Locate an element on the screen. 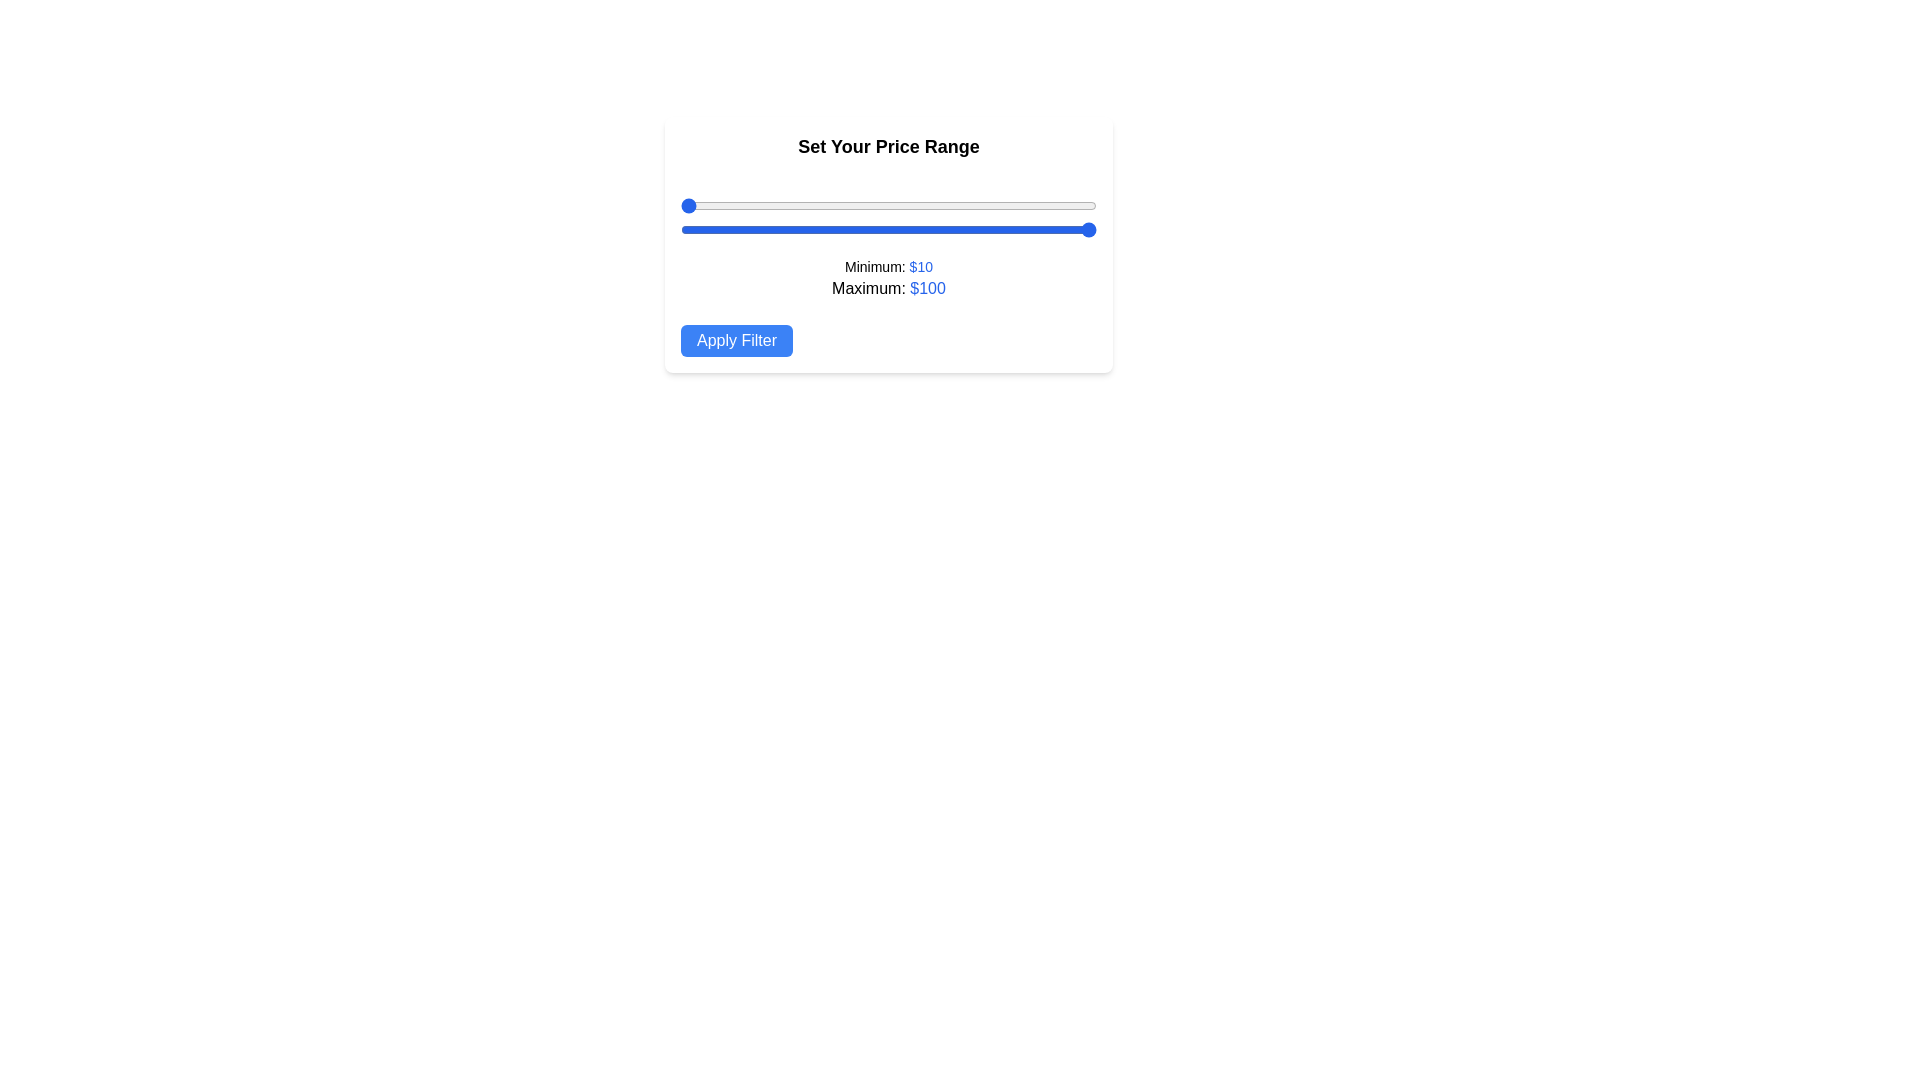 This screenshot has width=1920, height=1080. the slider position is located at coordinates (856, 205).